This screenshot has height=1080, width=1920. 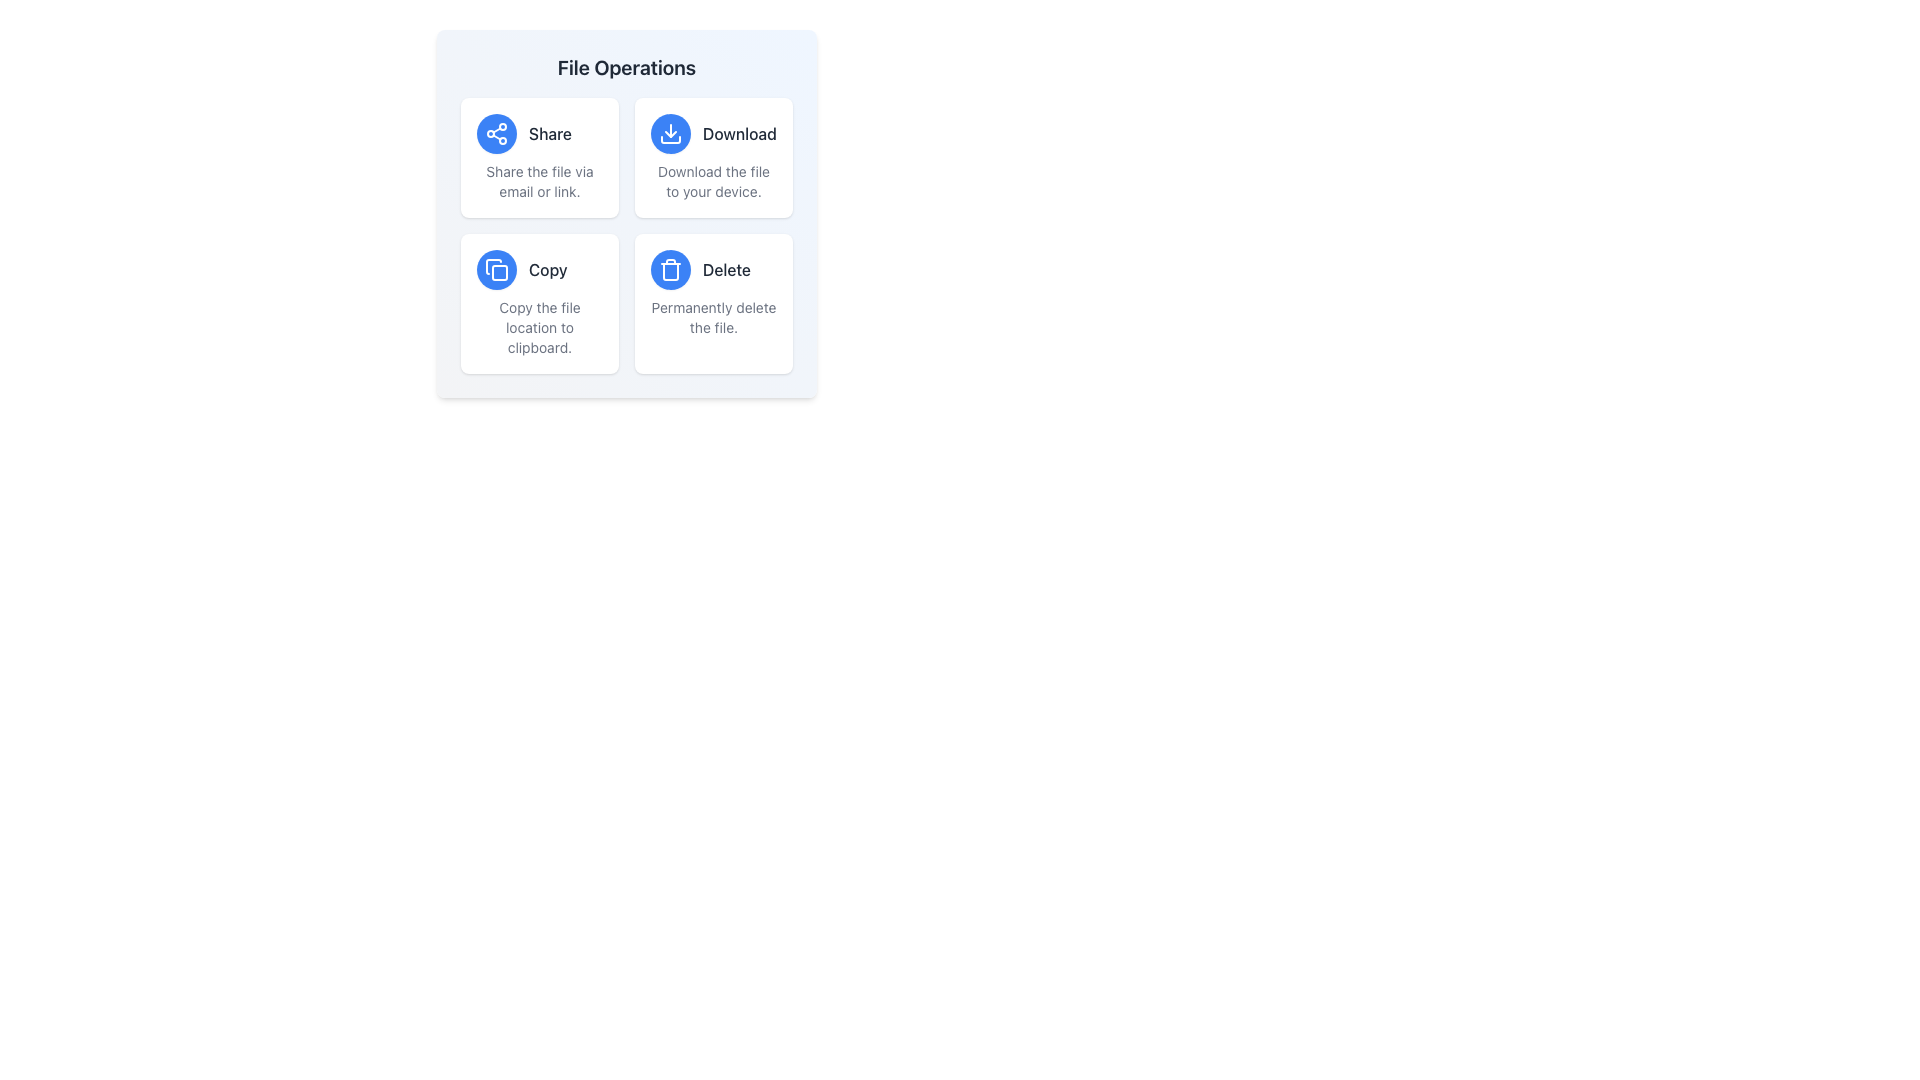 What do you see at coordinates (714, 270) in the screenshot?
I see `the 'Delete' label, which is displayed in bold font and has a blue circular icon with a white trash can symbol` at bounding box center [714, 270].